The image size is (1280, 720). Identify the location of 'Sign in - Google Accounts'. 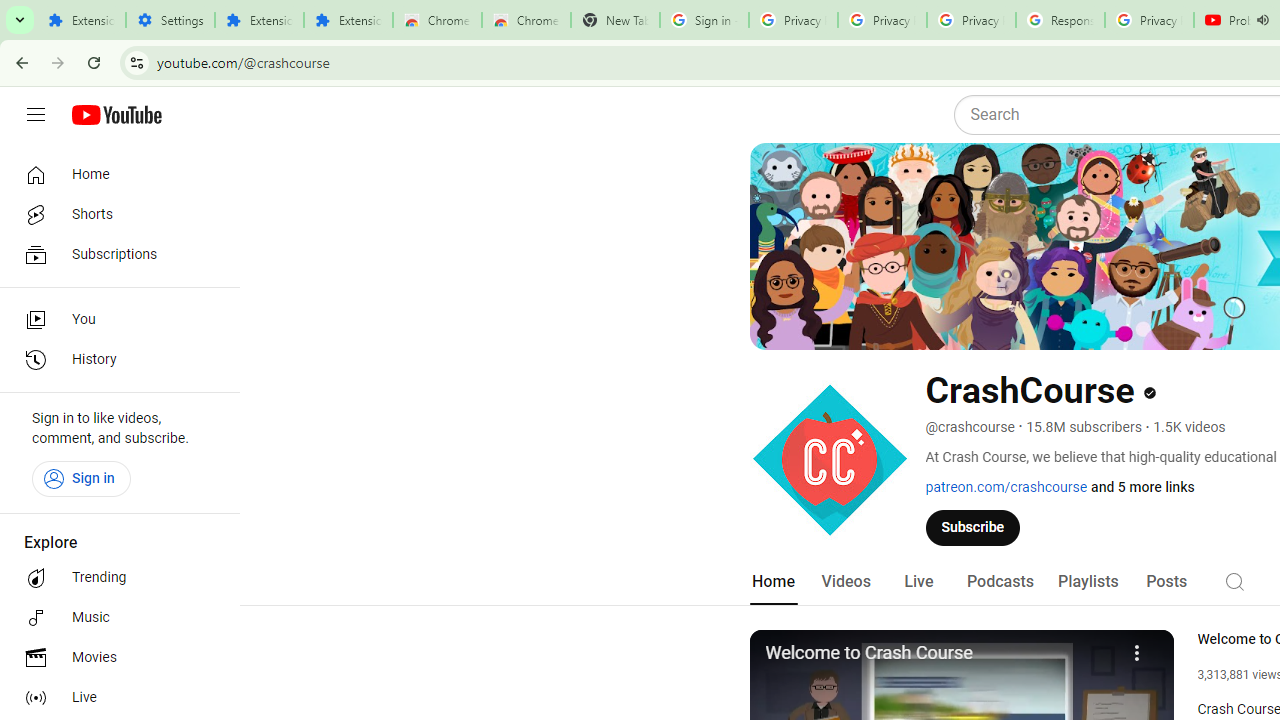
(704, 20).